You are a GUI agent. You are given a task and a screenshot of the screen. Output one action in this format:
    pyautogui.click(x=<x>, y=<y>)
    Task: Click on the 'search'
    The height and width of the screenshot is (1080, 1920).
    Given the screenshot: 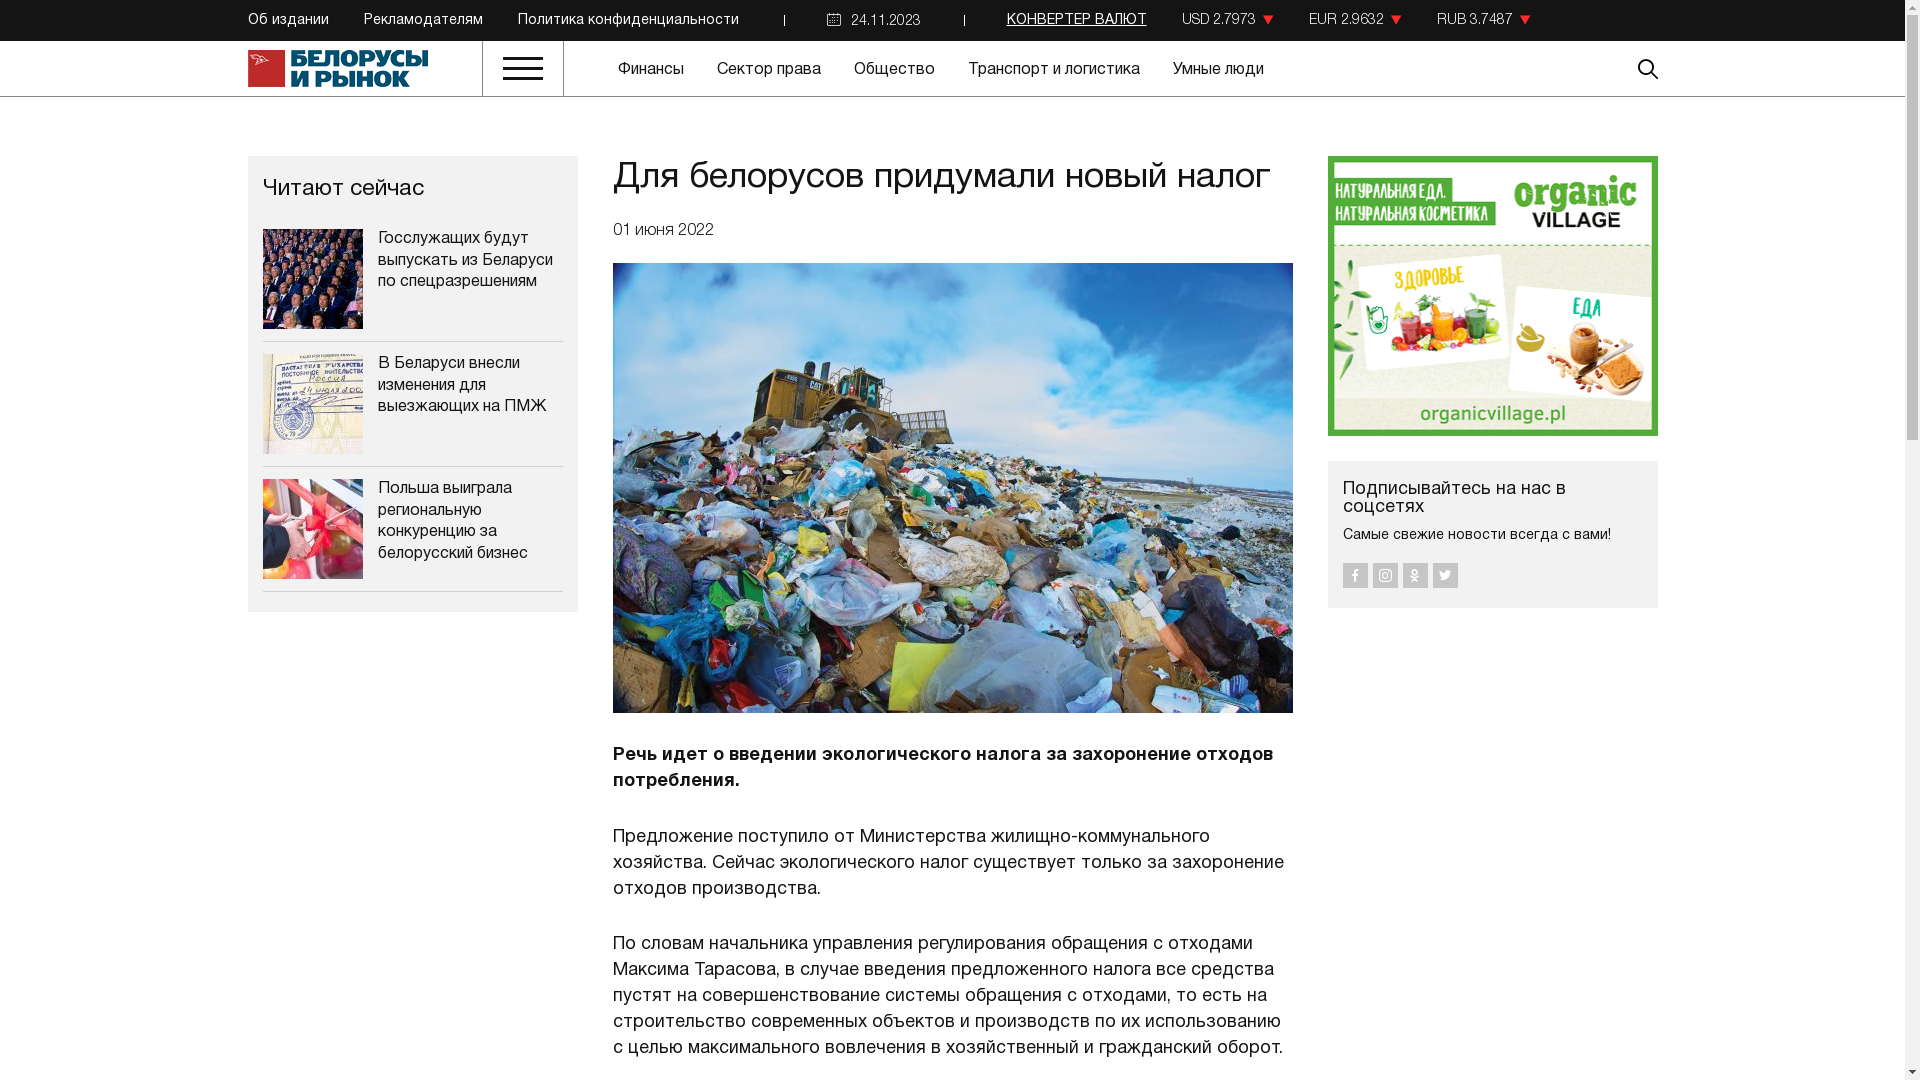 What is the action you would take?
    pyautogui.click(x=1587, y=67)
    